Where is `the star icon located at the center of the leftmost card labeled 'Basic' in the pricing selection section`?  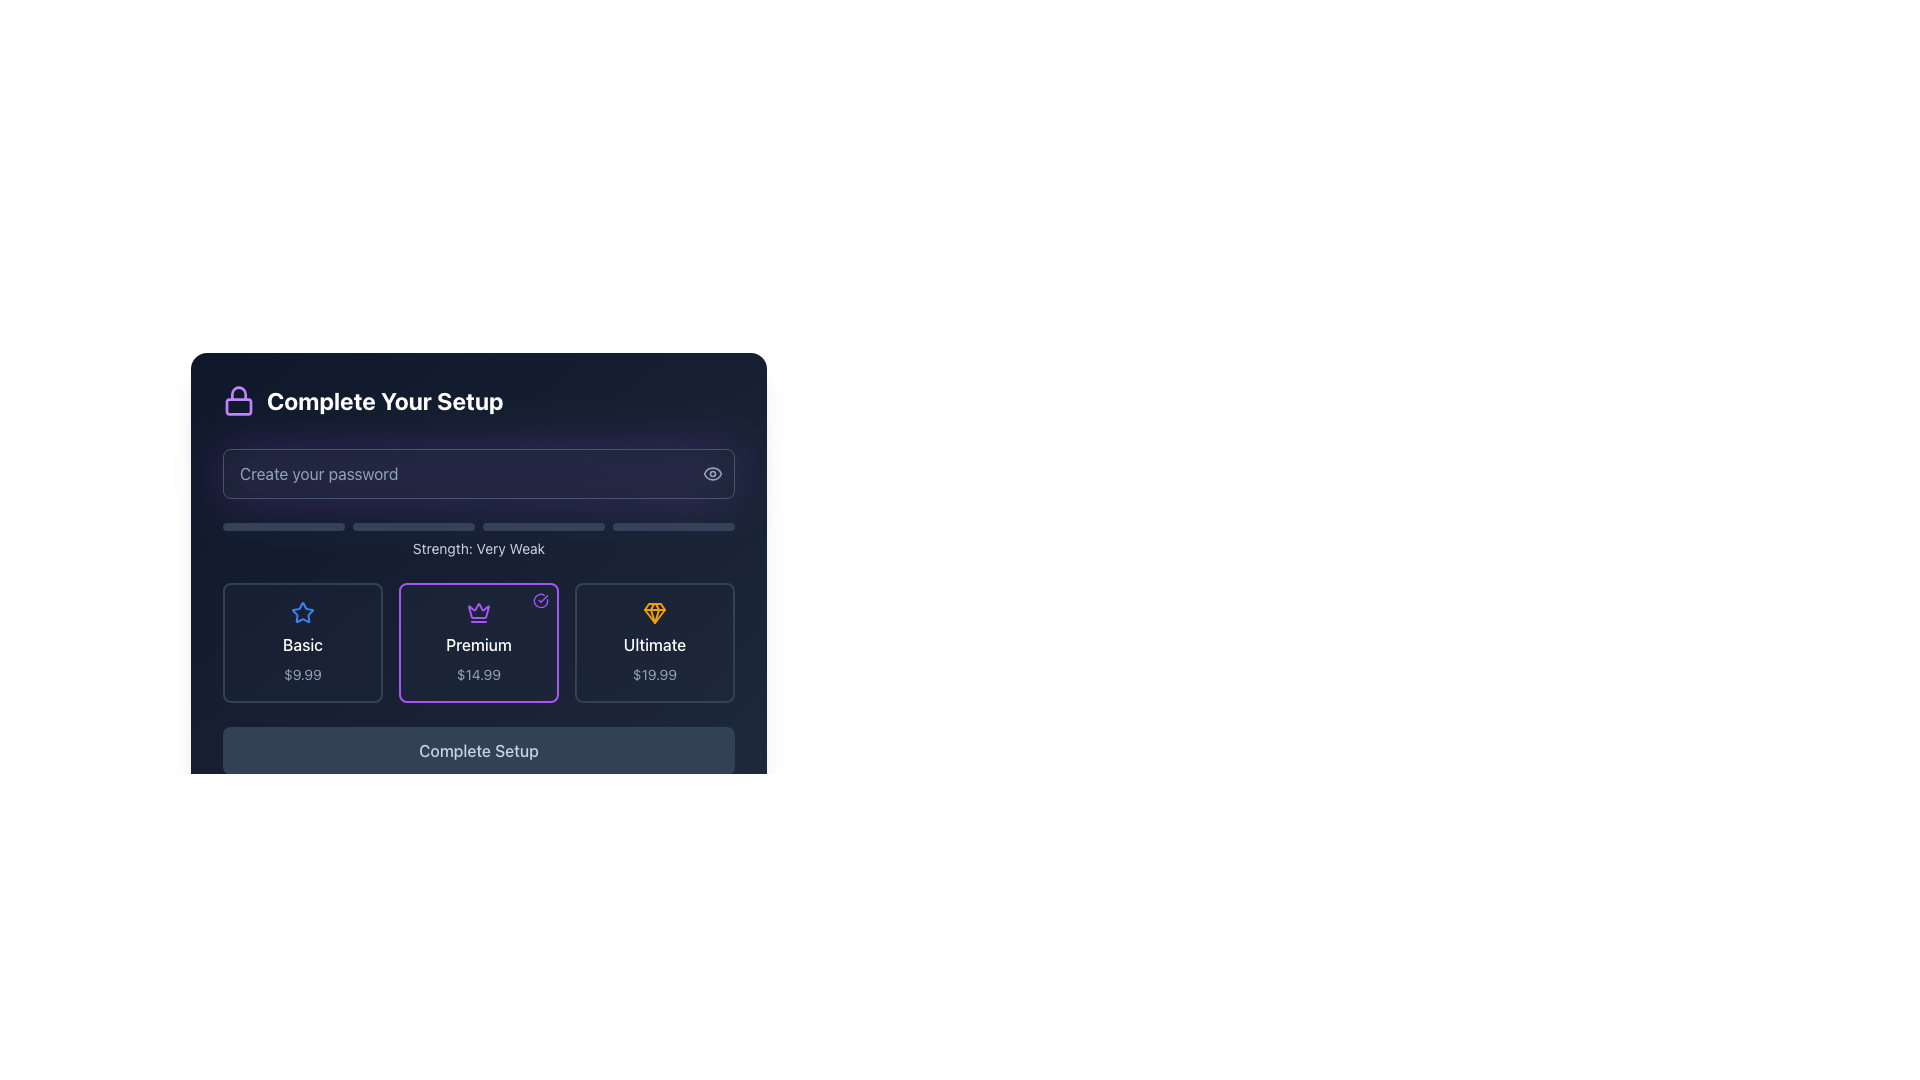
the star icon located at the center of the leftmost card labeled 'Basic' in the pricing selection section is located at coordinates (301, 611).